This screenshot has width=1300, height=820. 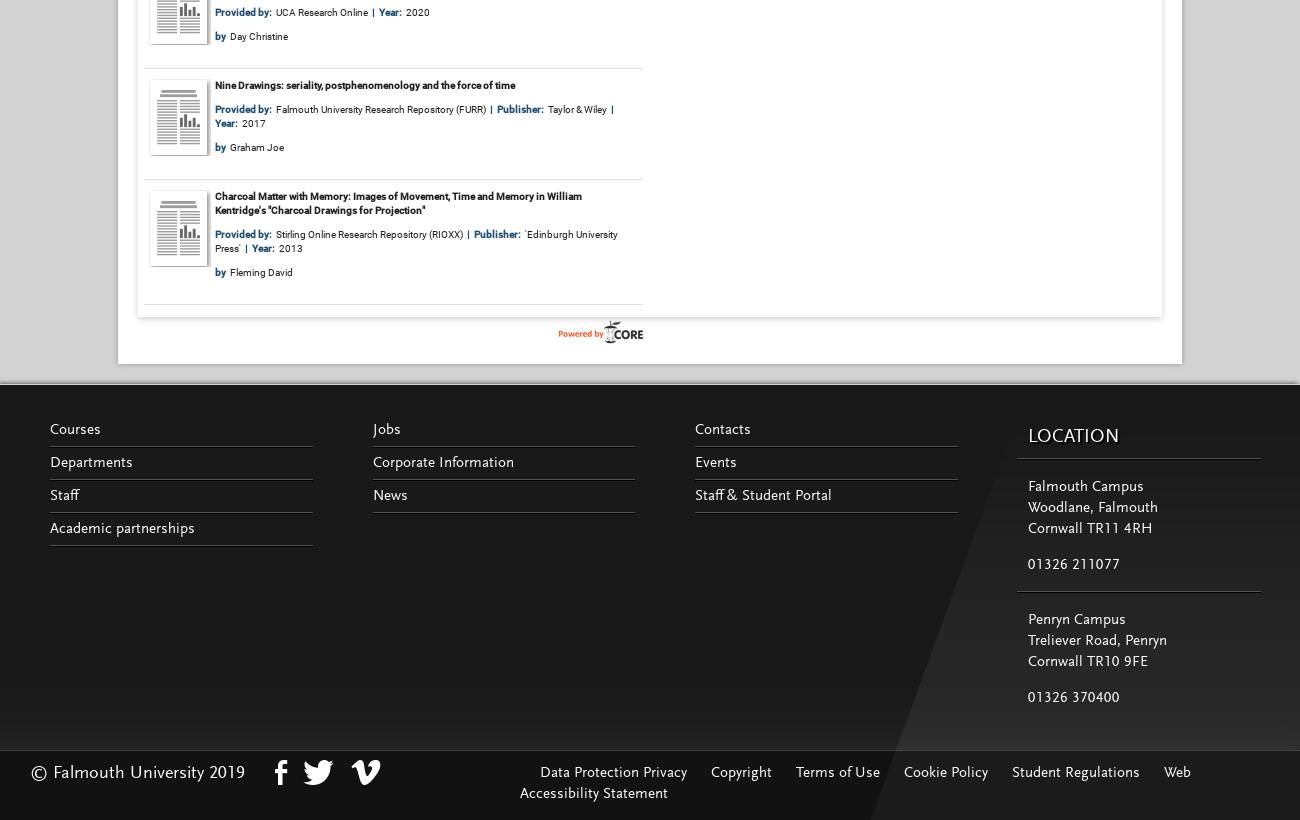 What do you see at coordinates (762, 495) in the screenshot?
I see `'Staff & Student Portal'` at bounding box center [762, 495].